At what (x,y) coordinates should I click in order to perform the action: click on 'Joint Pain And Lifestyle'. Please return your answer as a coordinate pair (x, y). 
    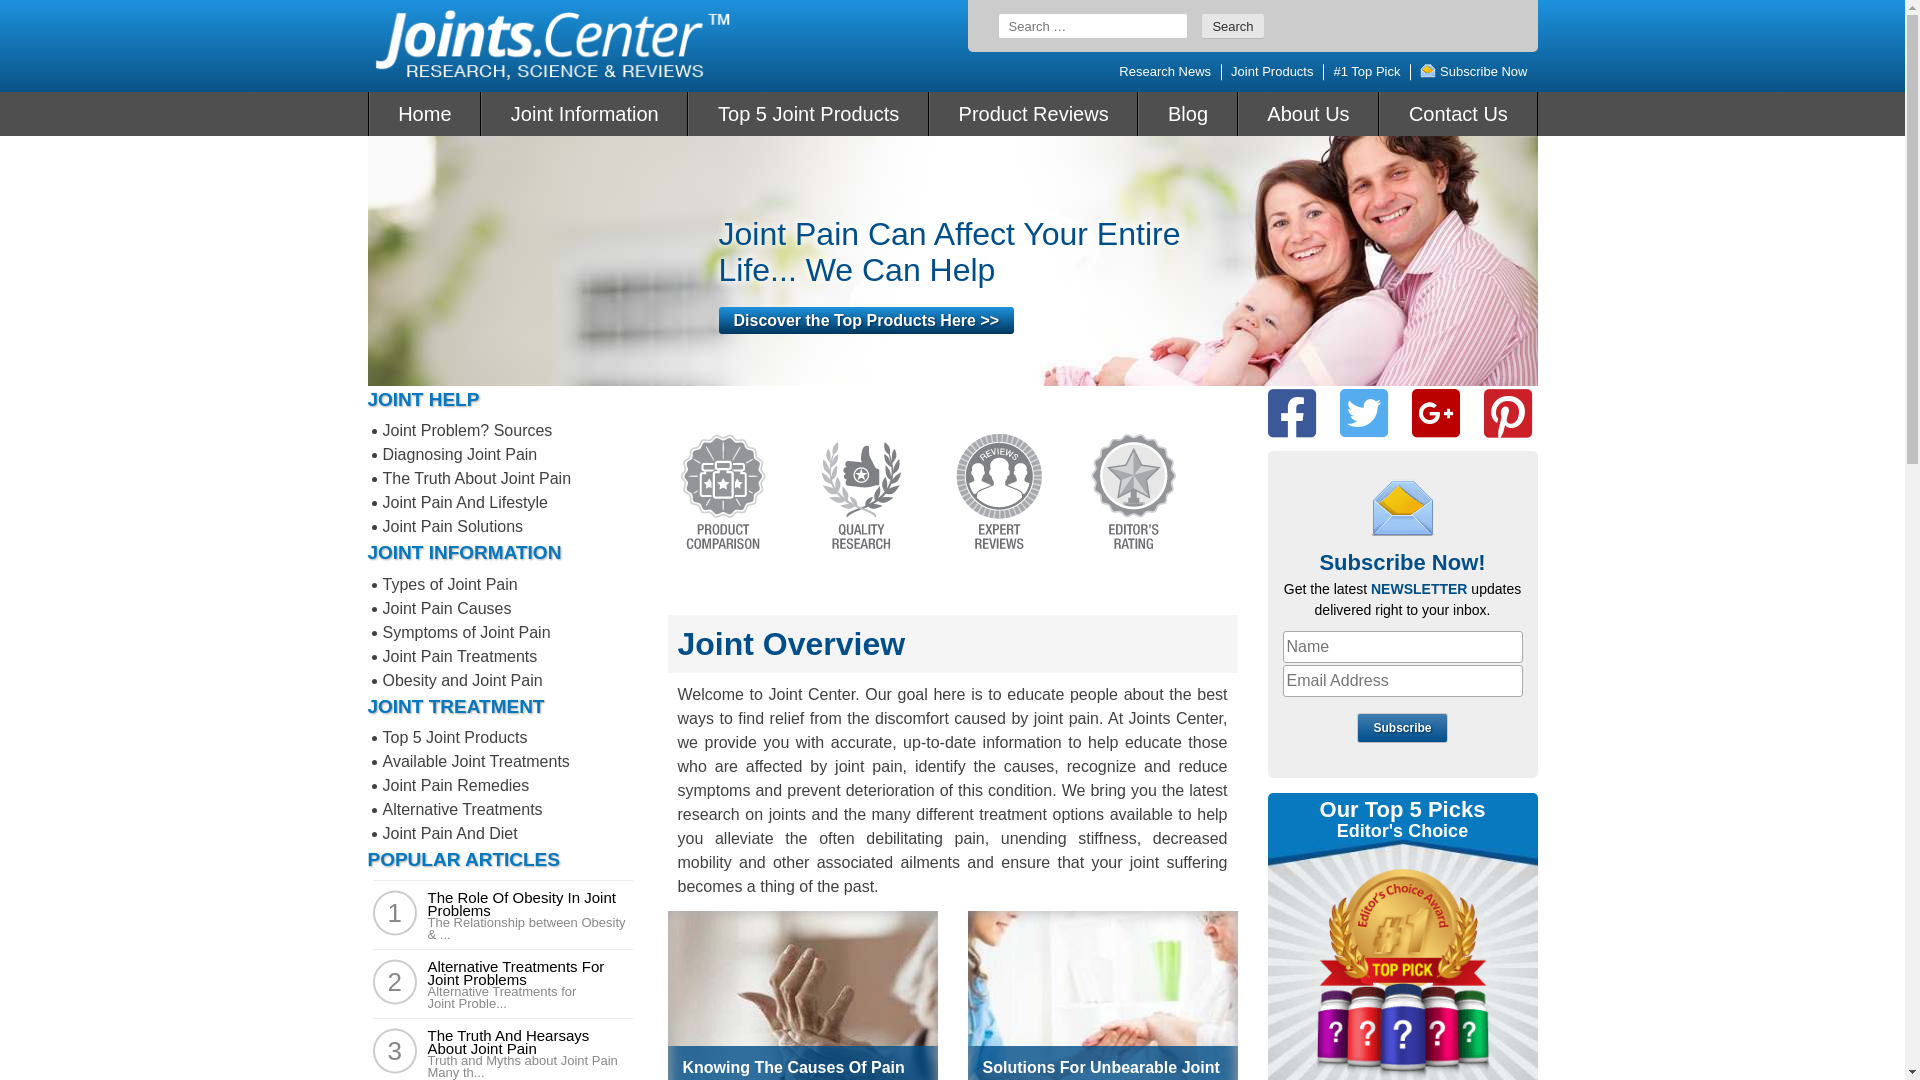
    Looking at the image, I should click on (463, 501).